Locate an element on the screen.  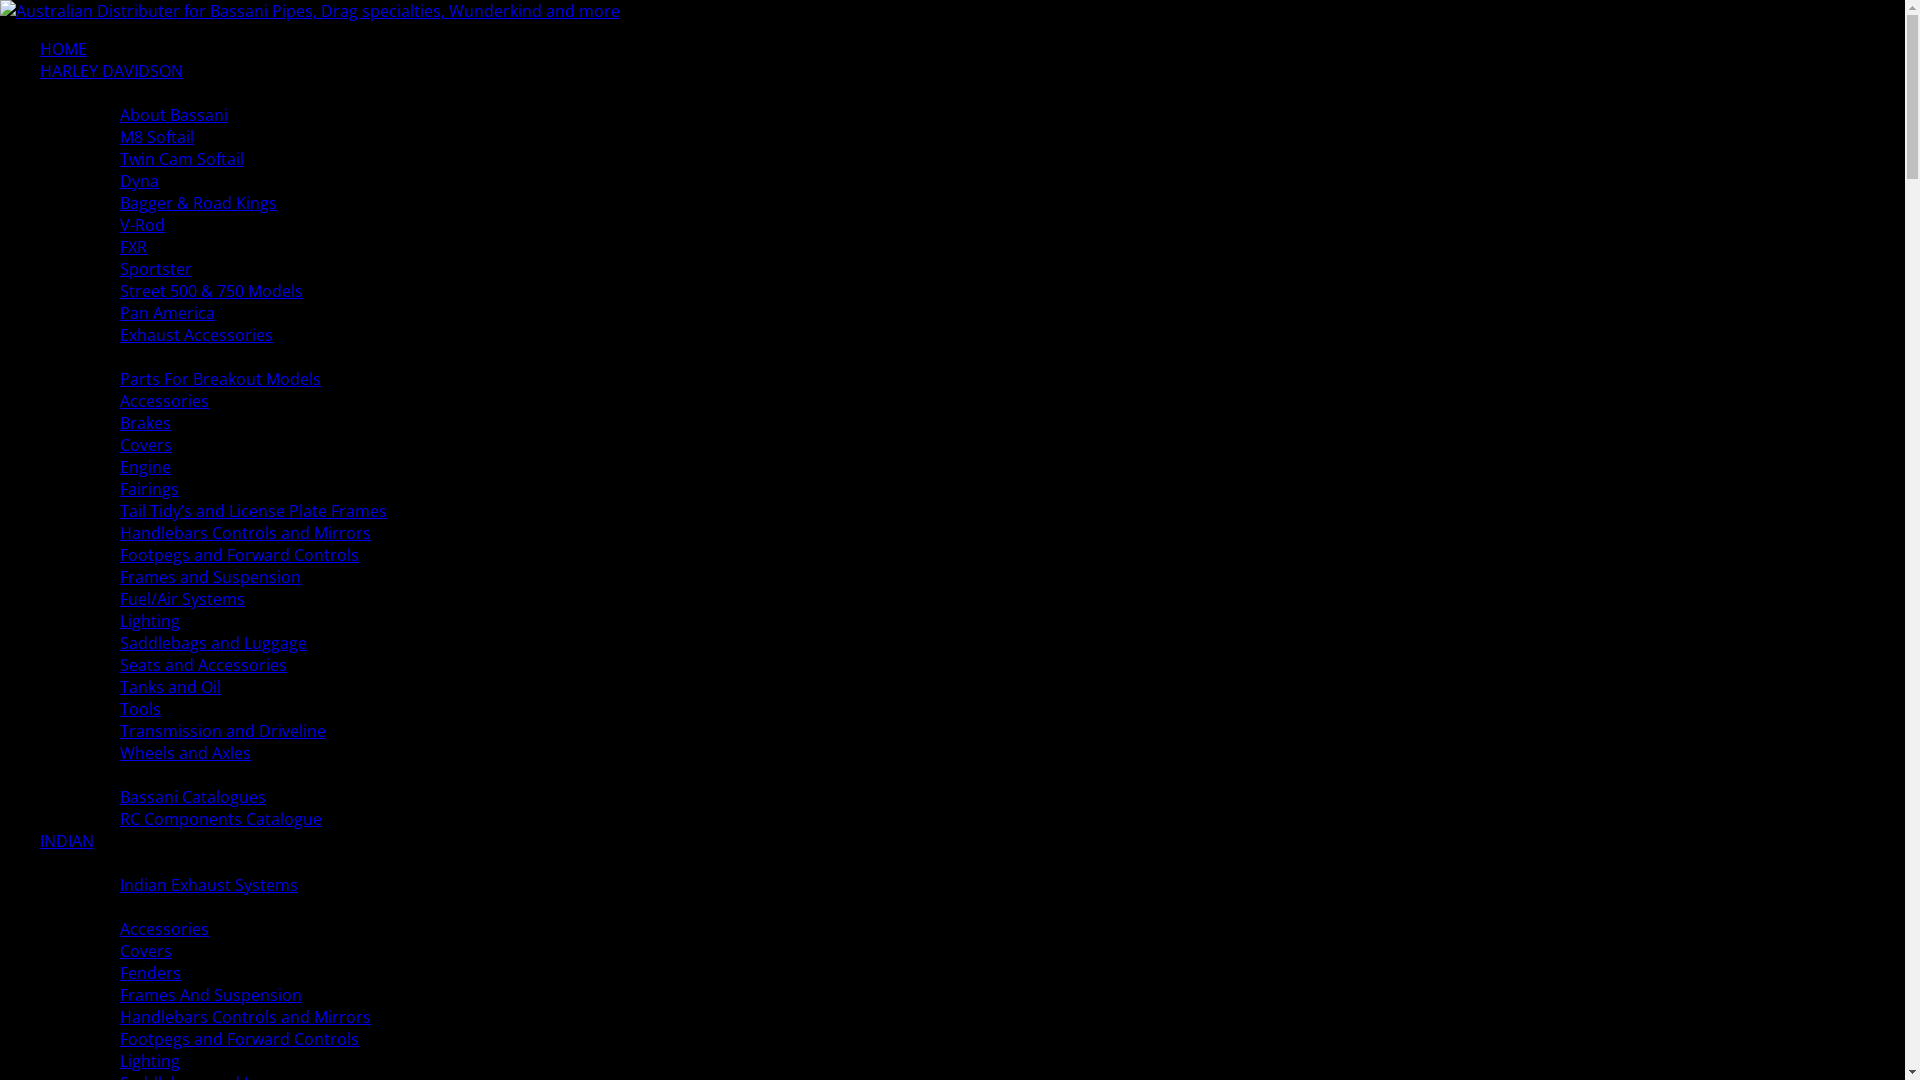
'Lighting' is located at coordinates (148, 1059).